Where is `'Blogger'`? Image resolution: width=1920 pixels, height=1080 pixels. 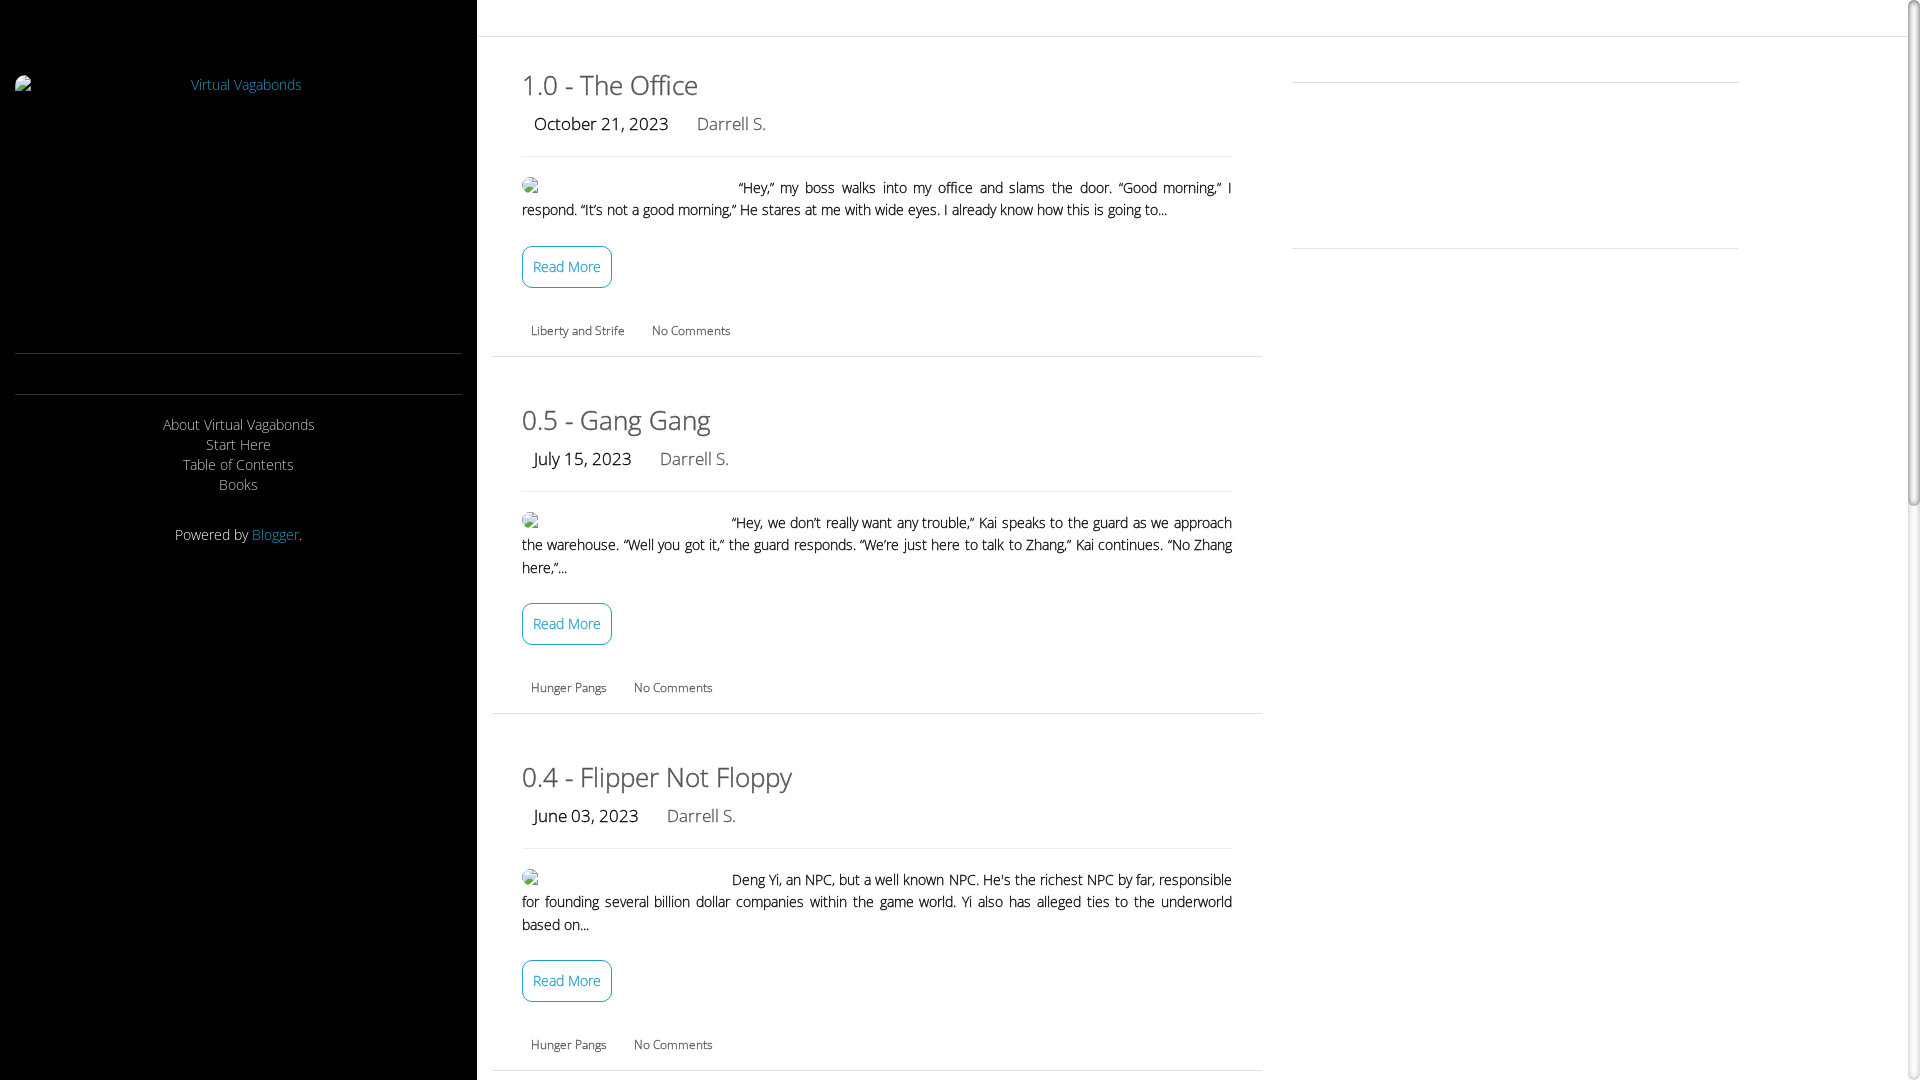 'Blogger' is located at coordinates (274, 533).